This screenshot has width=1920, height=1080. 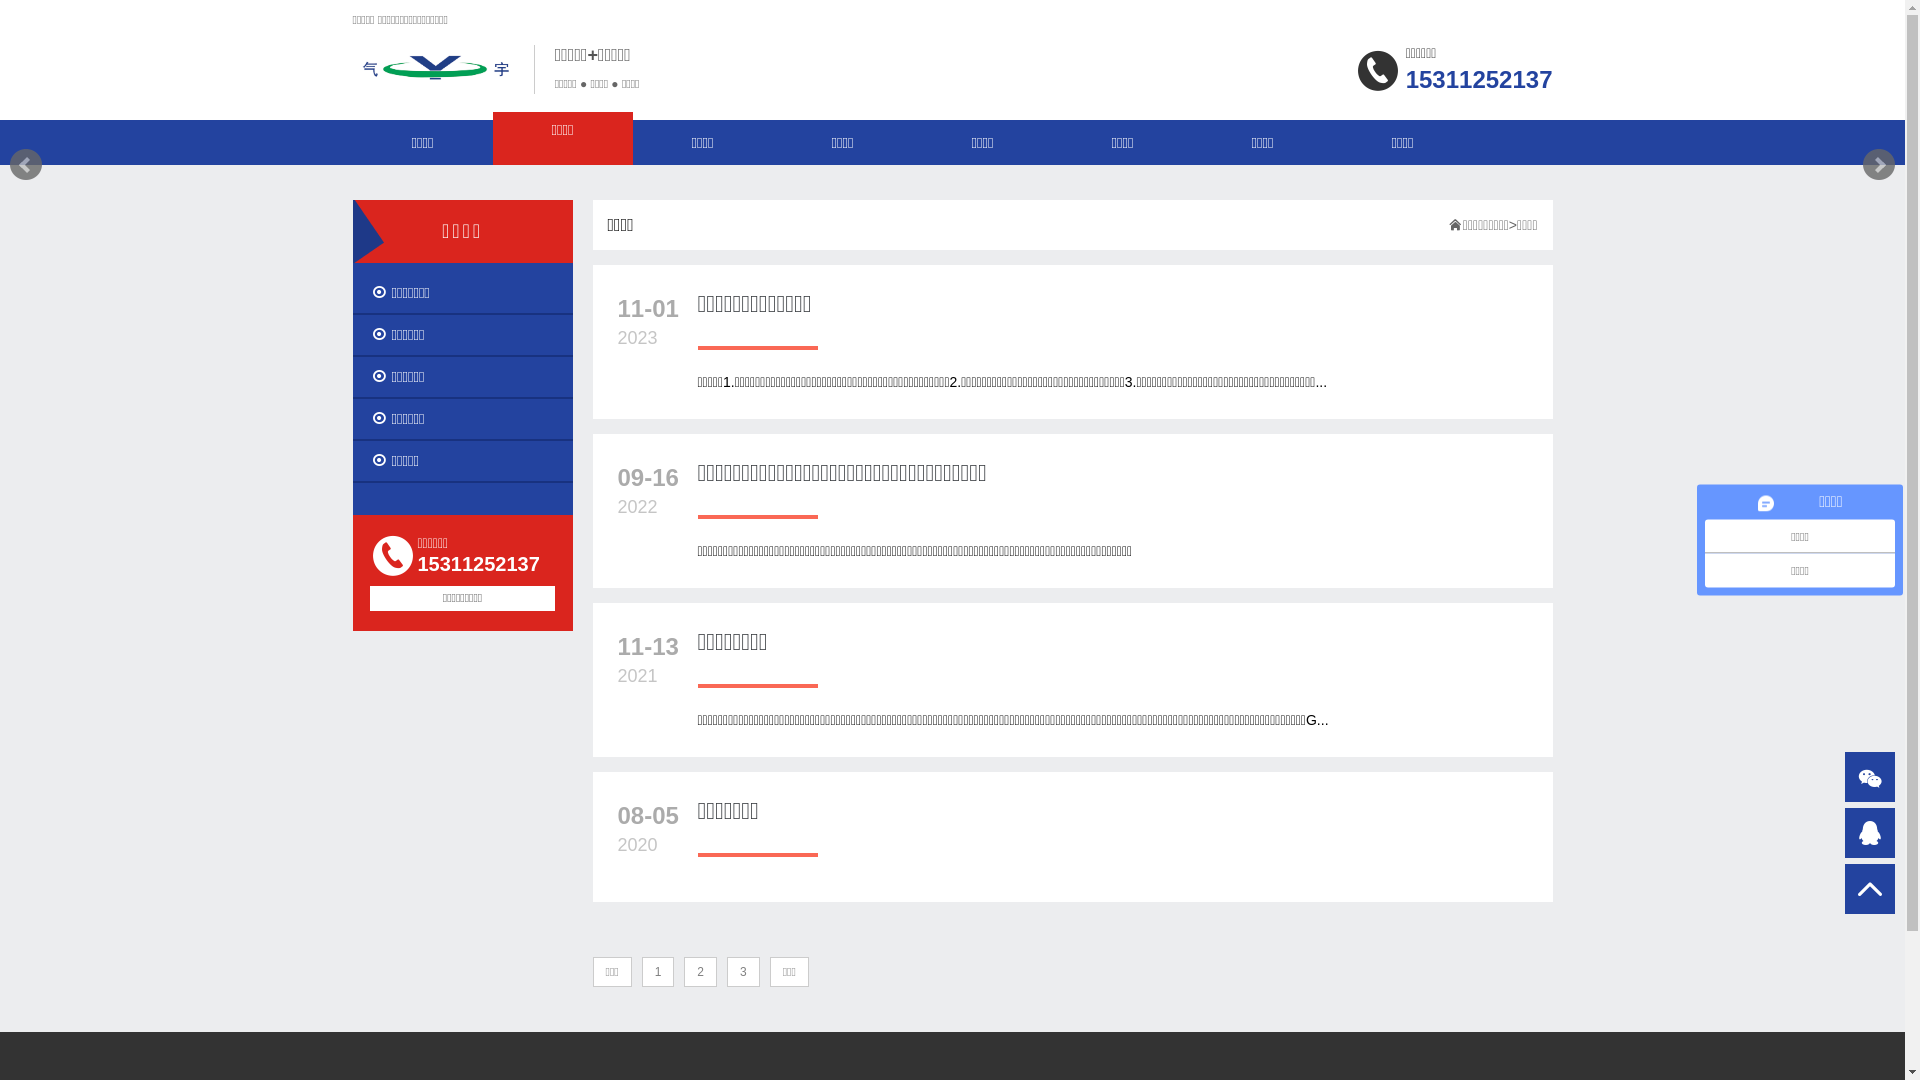 I want to click on 'Next', so click(x=1877, y=164).